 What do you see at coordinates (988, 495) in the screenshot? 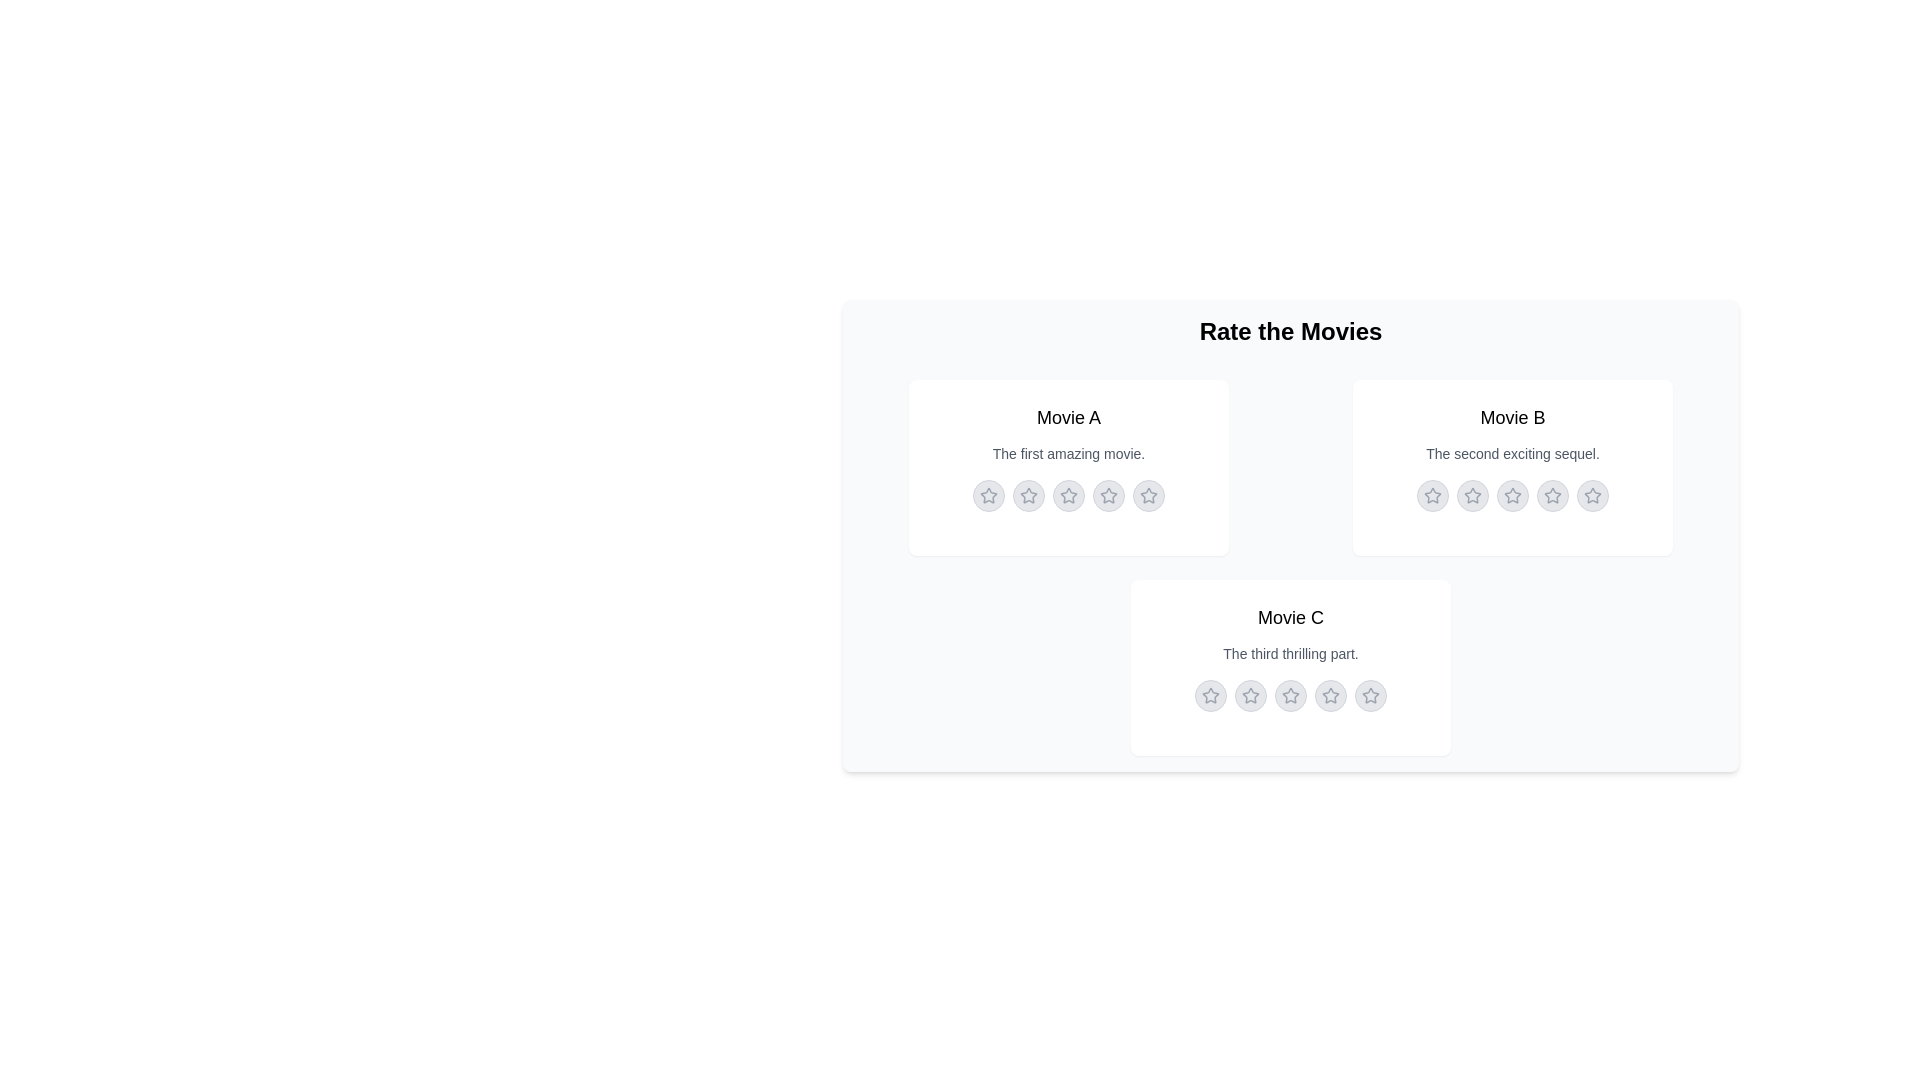
I see `the first circular Rating button with a light gray background and star icon to give a rating` at bounding box center [988, 495].